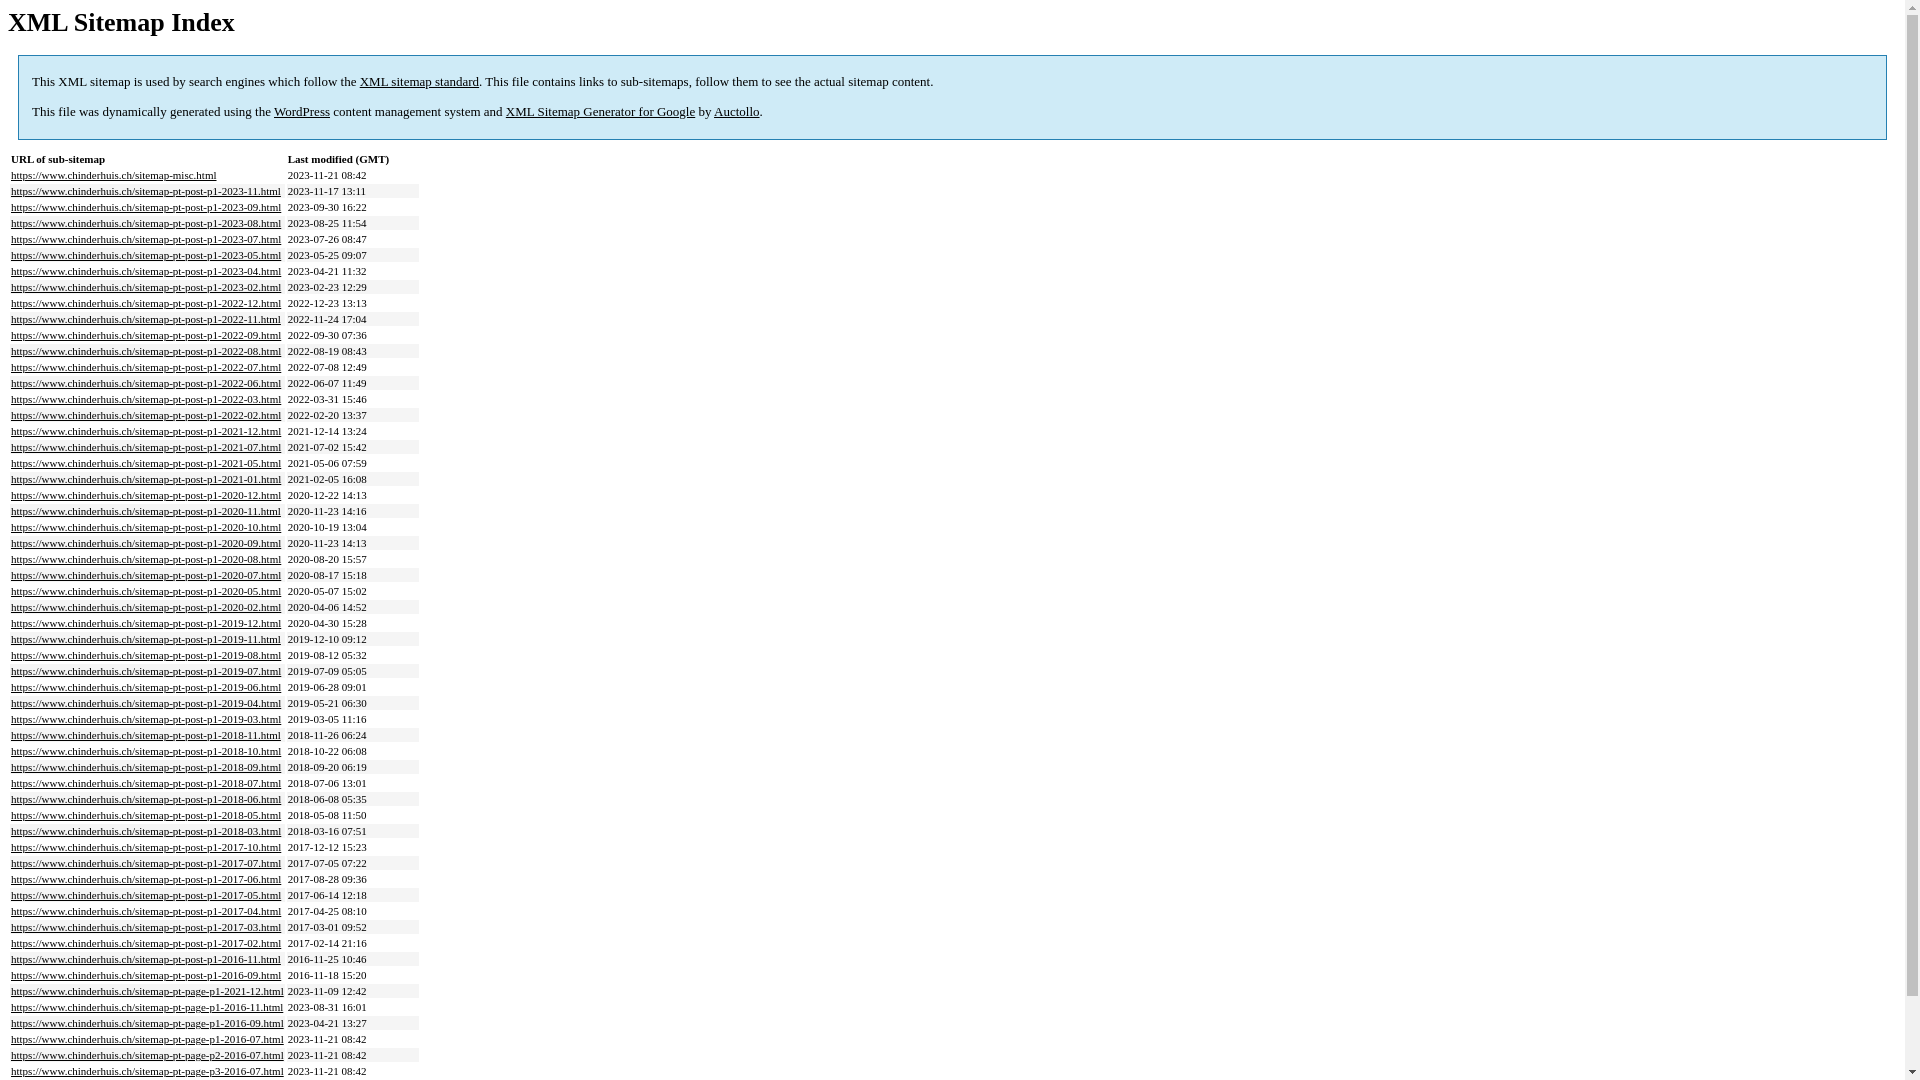 The image size is (1920, 1080). Describe the element at coordinates (144, 253) in the screenshot. I see `'https://www.chinderhuis.ch/sitemap-pt-post-p1-2023-05.html'` at that location.